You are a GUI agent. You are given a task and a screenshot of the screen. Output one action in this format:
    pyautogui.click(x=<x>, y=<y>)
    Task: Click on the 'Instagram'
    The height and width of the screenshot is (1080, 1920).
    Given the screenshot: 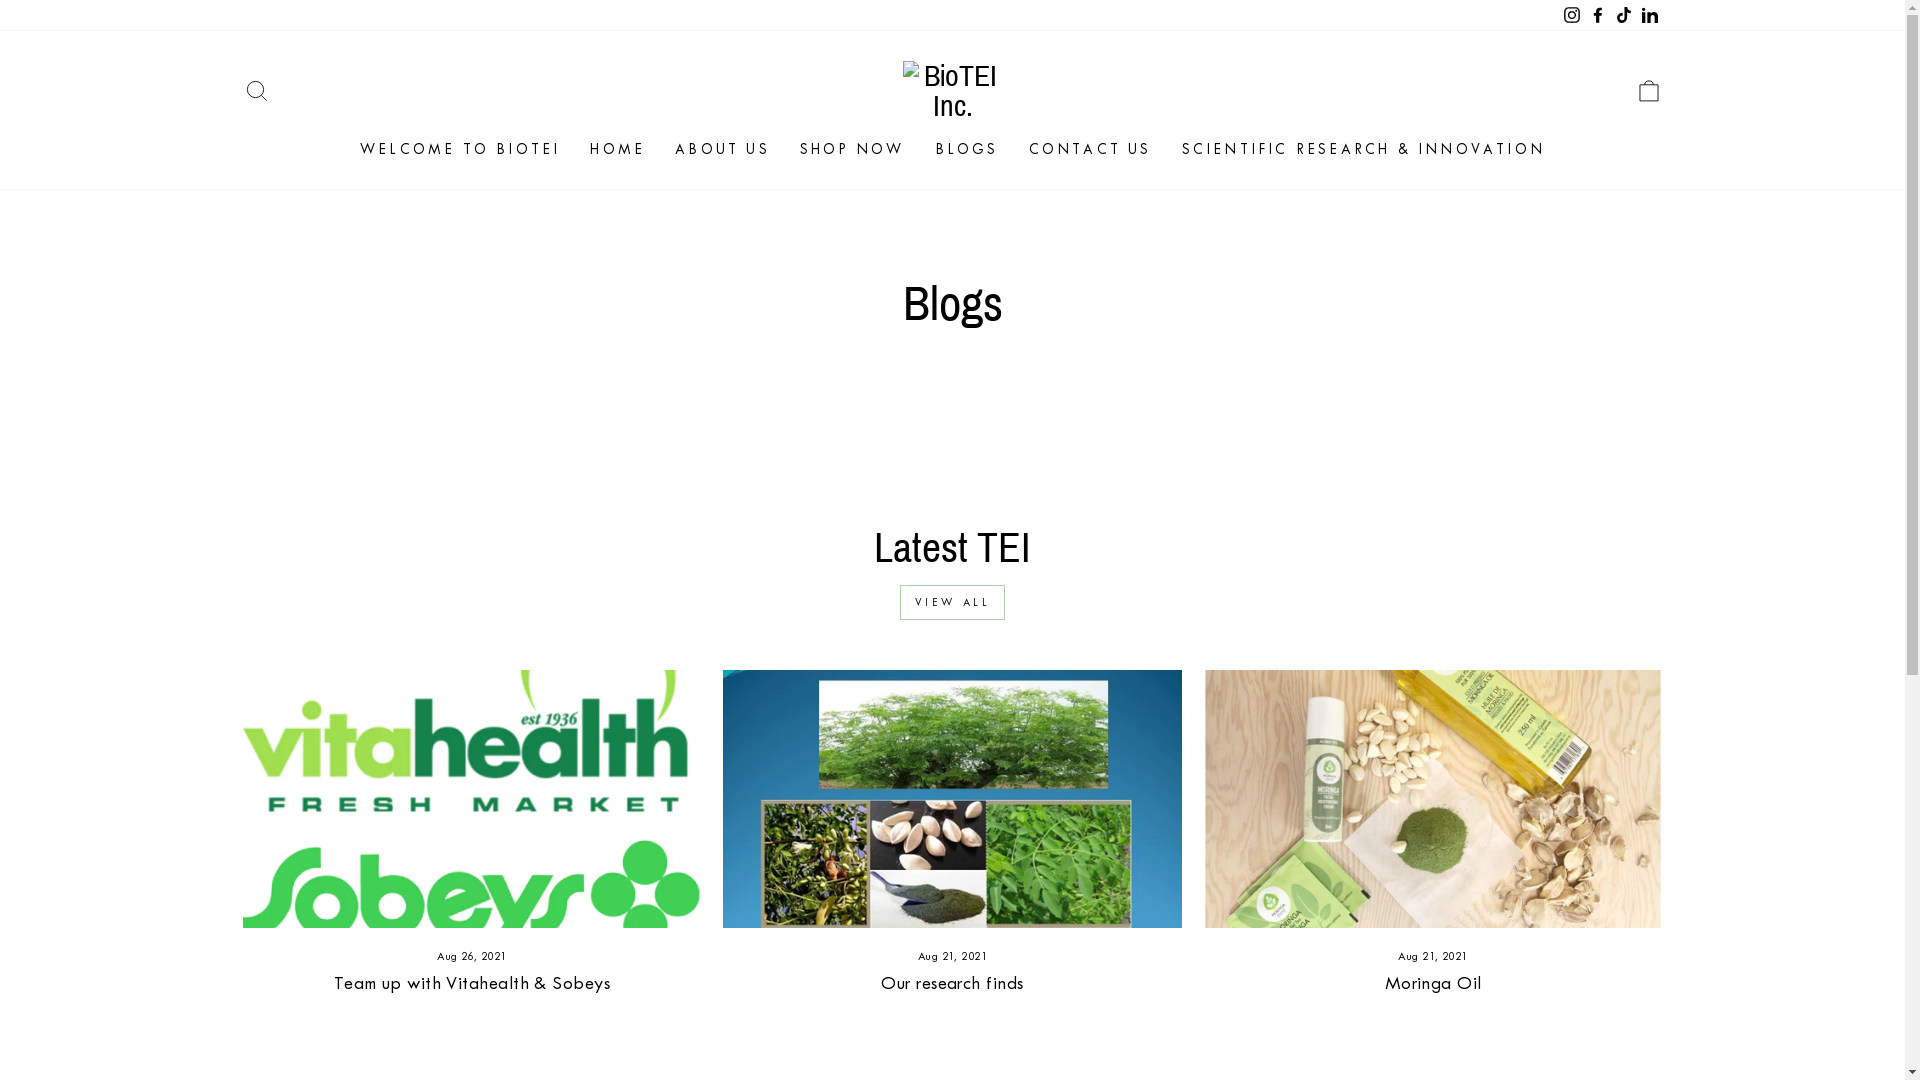 What is the action you would take?
    pyautogui.click(x=1569, y=15)
    